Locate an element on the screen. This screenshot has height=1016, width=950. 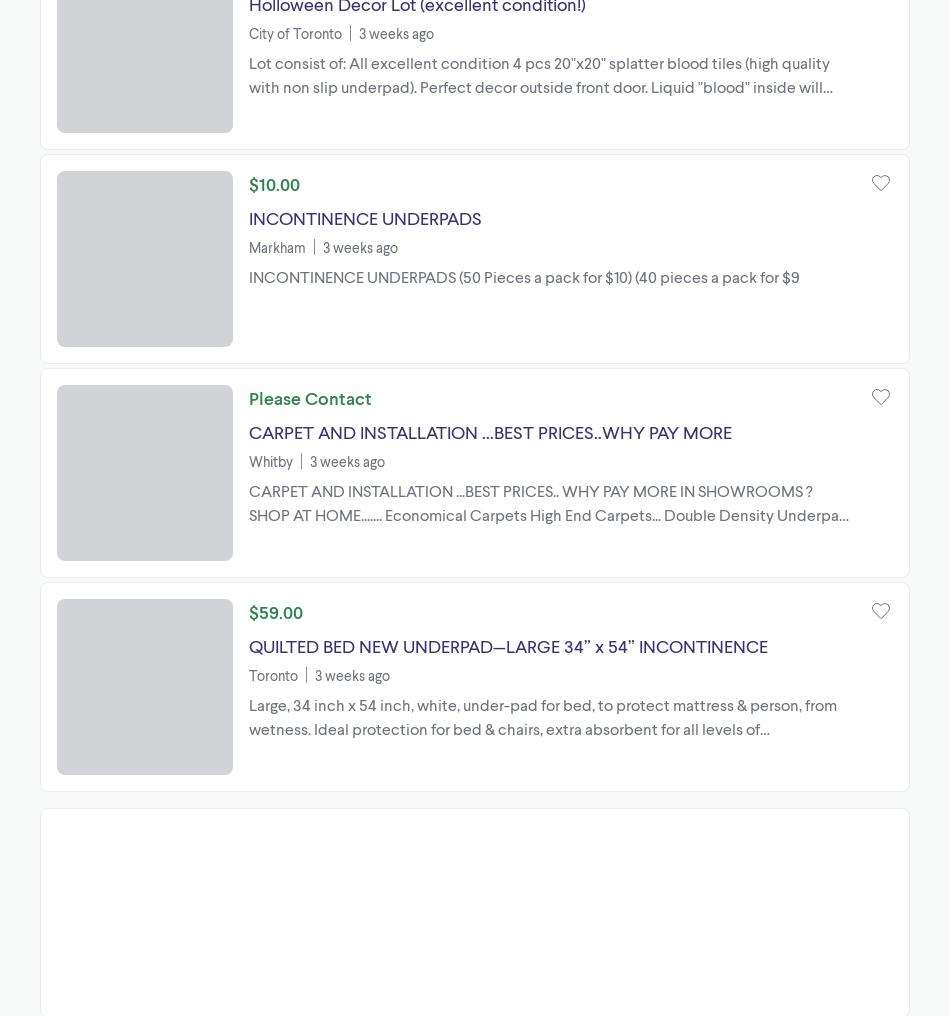
'$59.00' is located at coordinates (274, 611).